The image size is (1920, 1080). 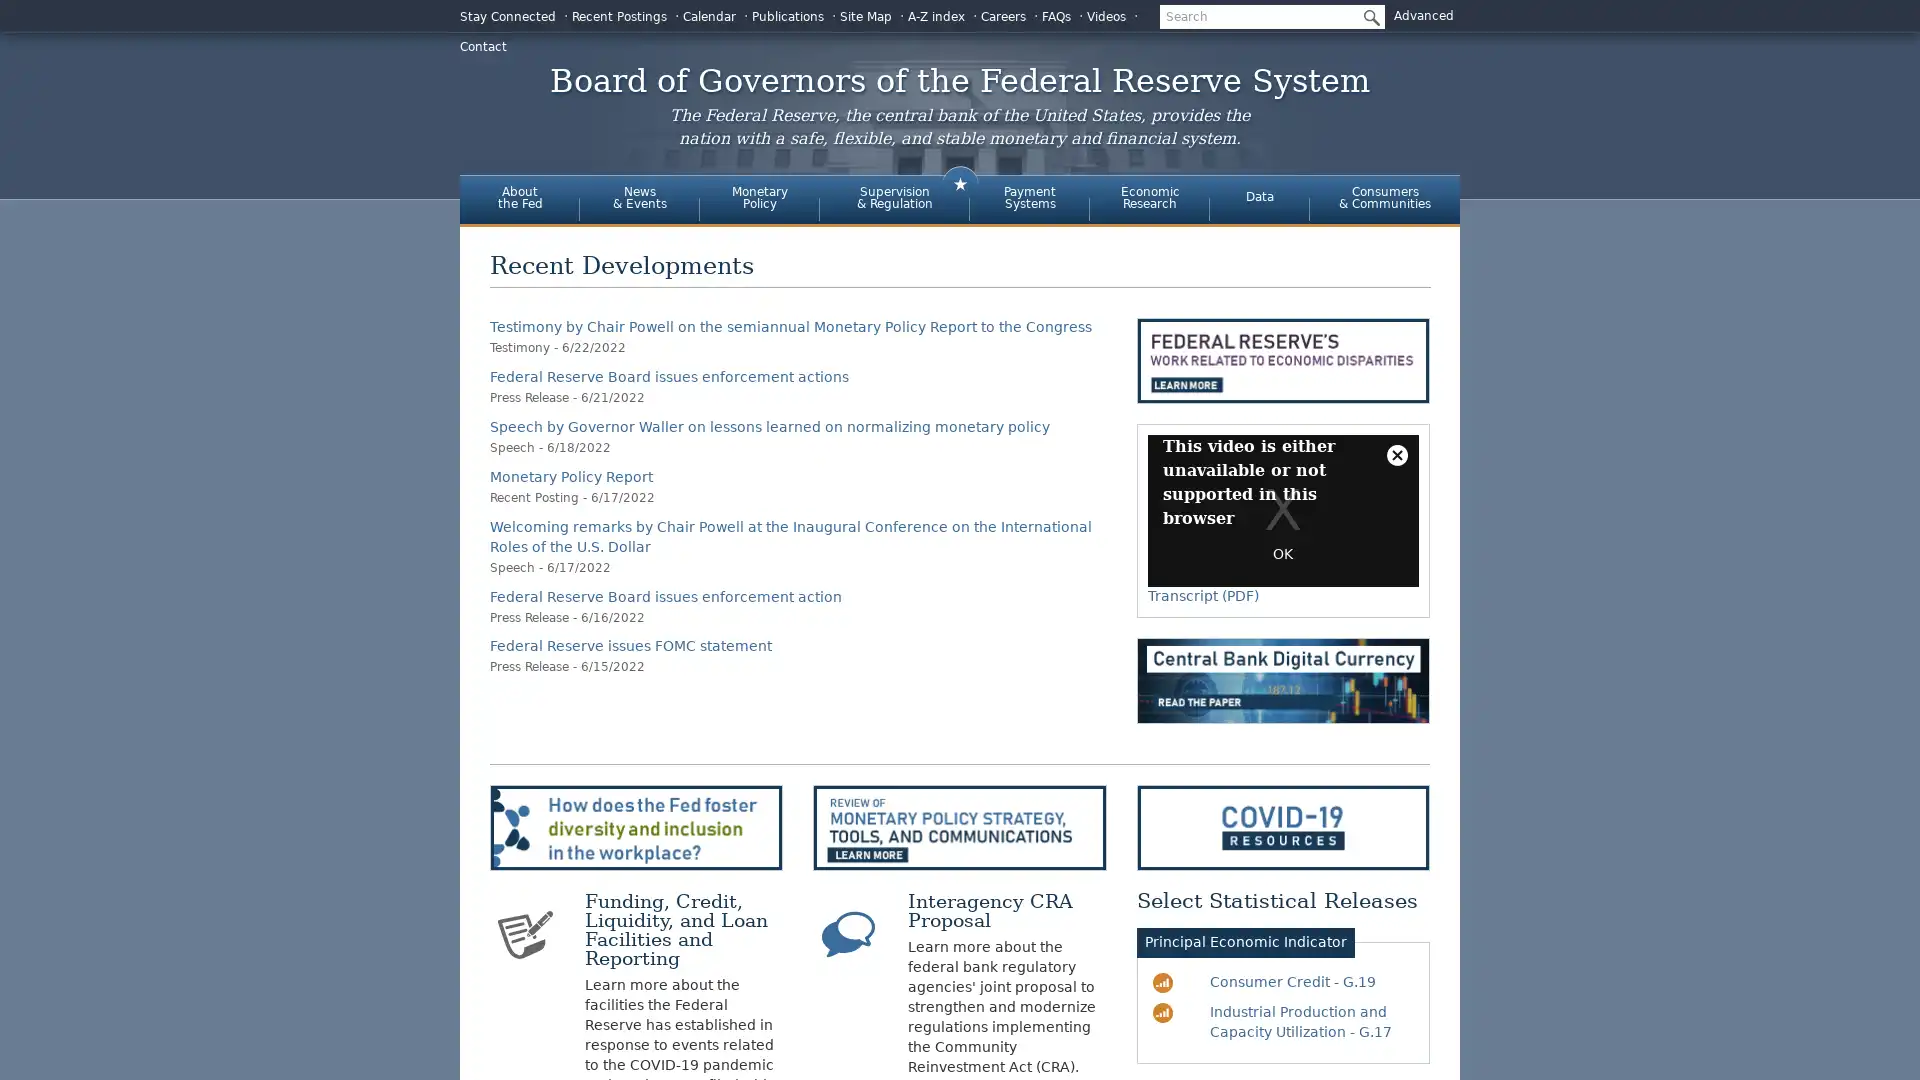 What do you see at coordinates (1395, 455) in the screenshot?
I see `Close Modal Dialog` at bounding box center [1395, 455].